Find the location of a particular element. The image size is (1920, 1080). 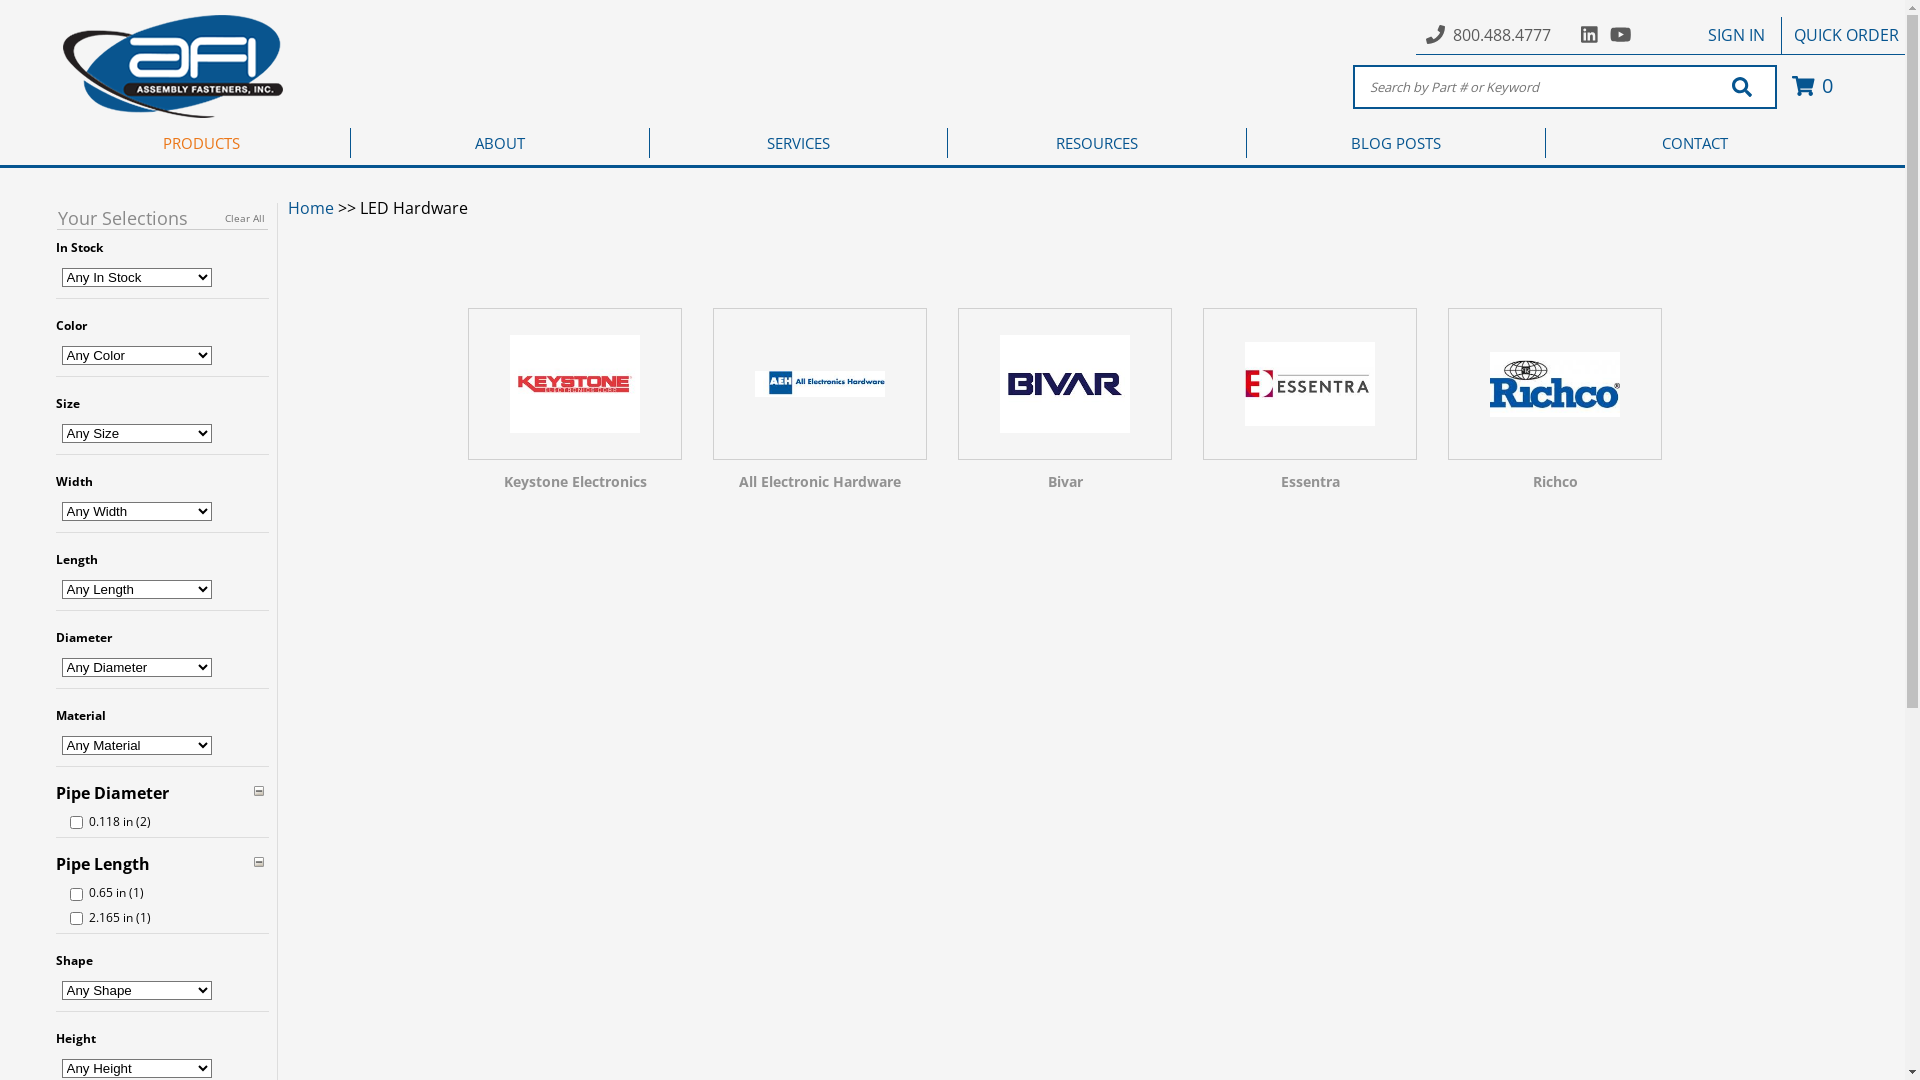

'SERVICES' is located at coordinates (798, 141).